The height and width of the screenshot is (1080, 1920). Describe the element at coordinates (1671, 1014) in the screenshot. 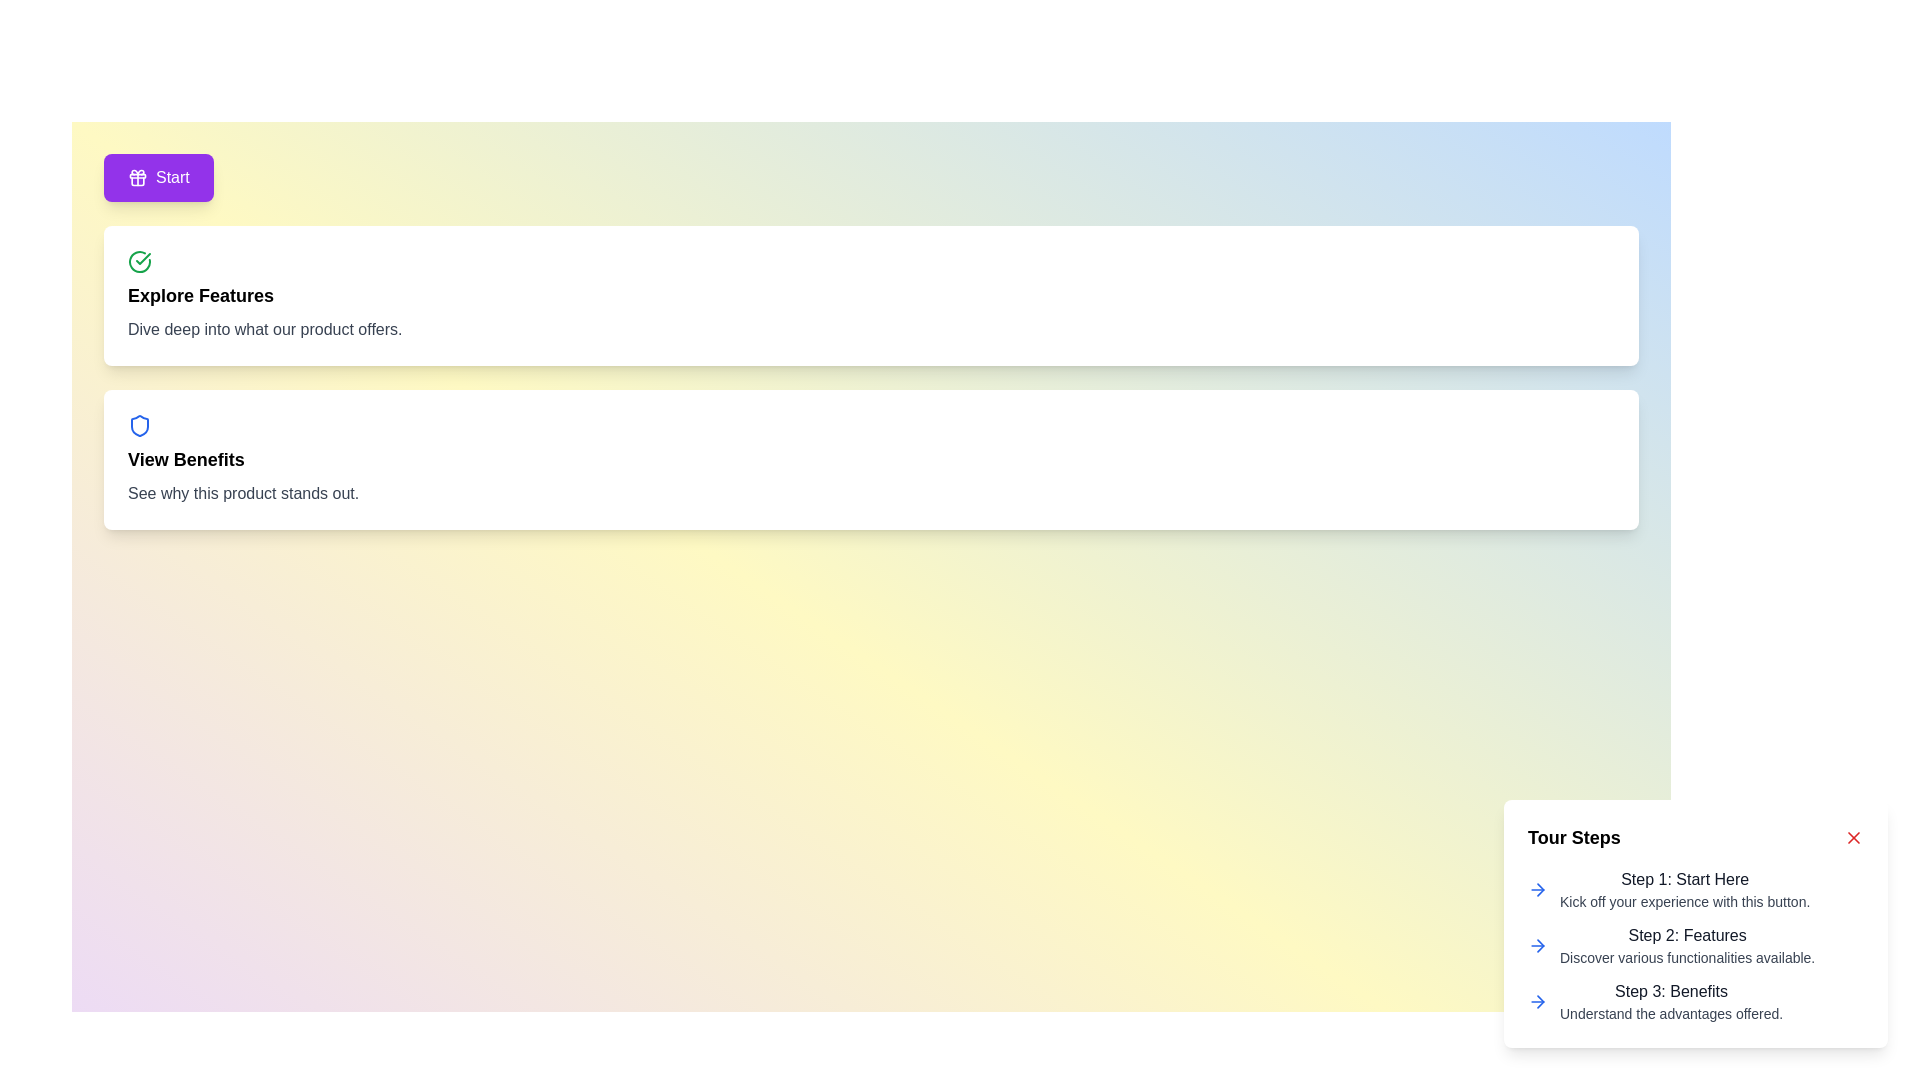

I see `descriptive text label located directly beneath the title 'Step 3: Benefits' in the list of steps titled 'Tour Steps' positioned in the bottom-right corner of the interface` at that location.